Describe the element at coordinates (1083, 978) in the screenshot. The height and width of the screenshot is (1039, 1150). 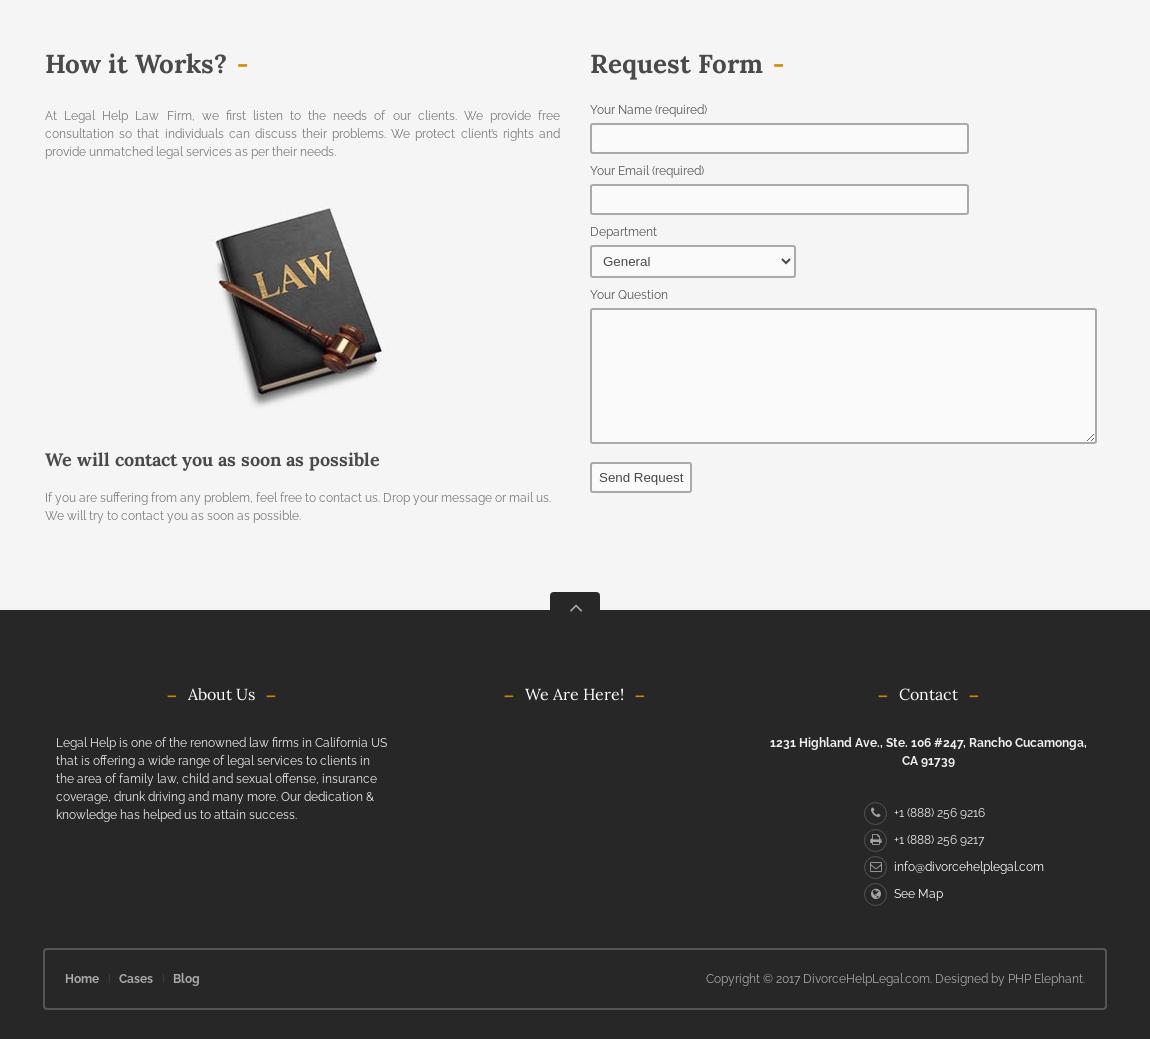
I see `'.'` at that location.